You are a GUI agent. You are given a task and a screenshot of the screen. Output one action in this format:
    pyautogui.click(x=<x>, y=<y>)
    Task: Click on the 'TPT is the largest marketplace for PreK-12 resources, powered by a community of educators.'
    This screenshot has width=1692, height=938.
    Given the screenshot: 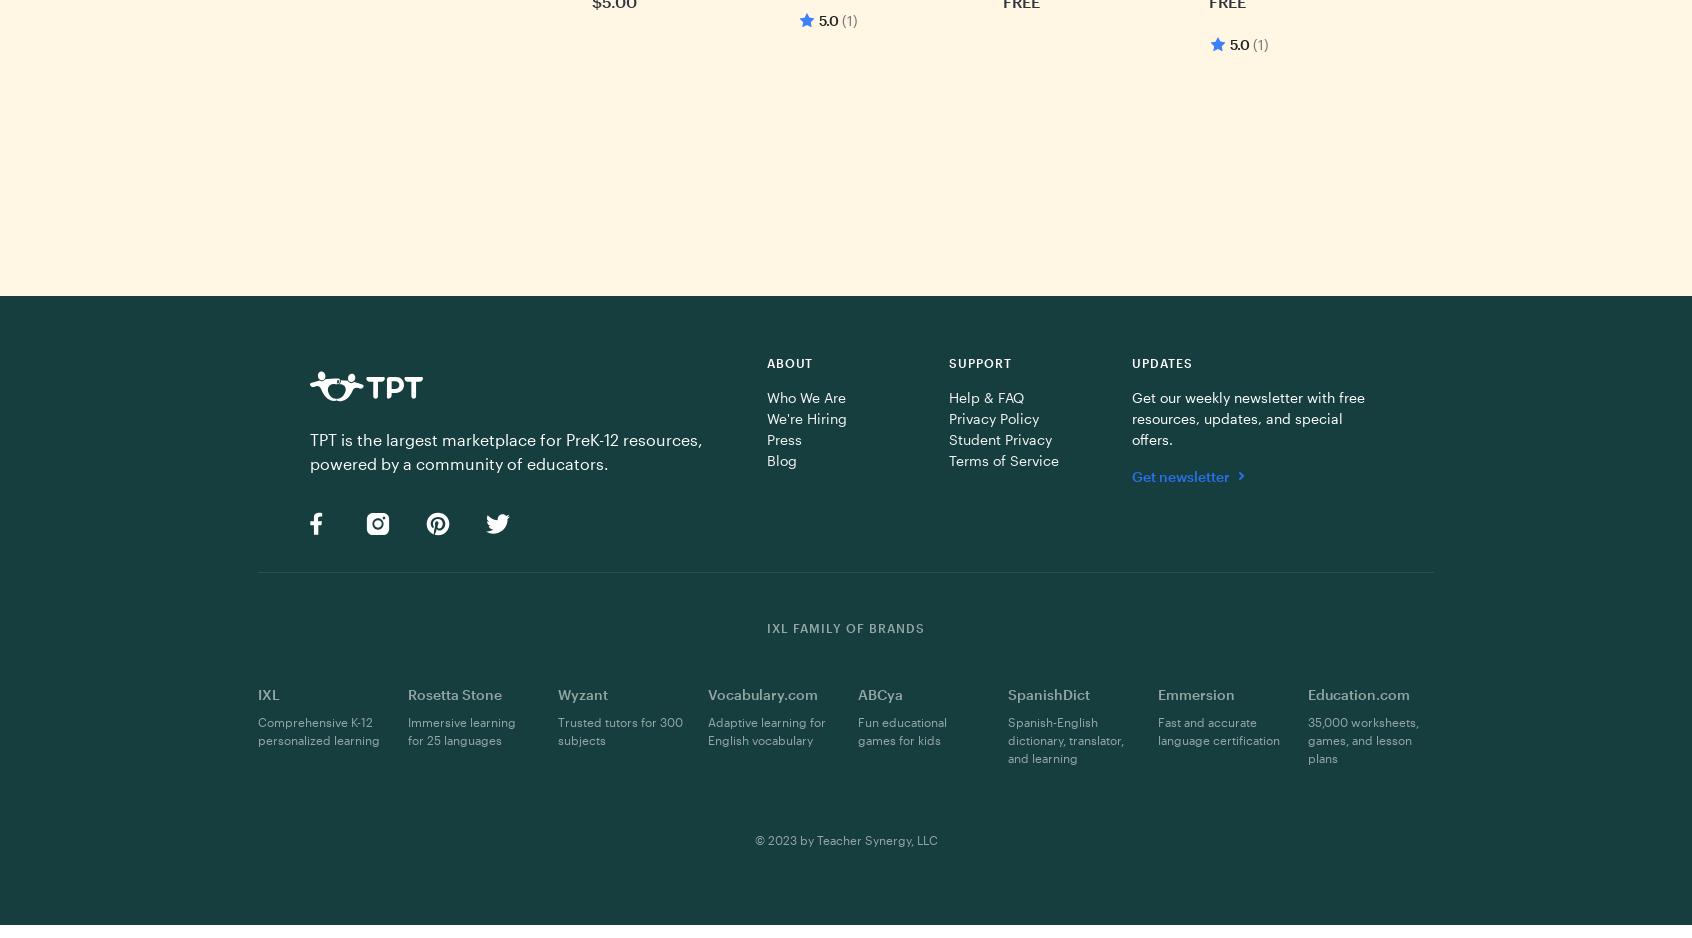 What is the action you would take?
    pyautogui.click(x=506, y=450)
    